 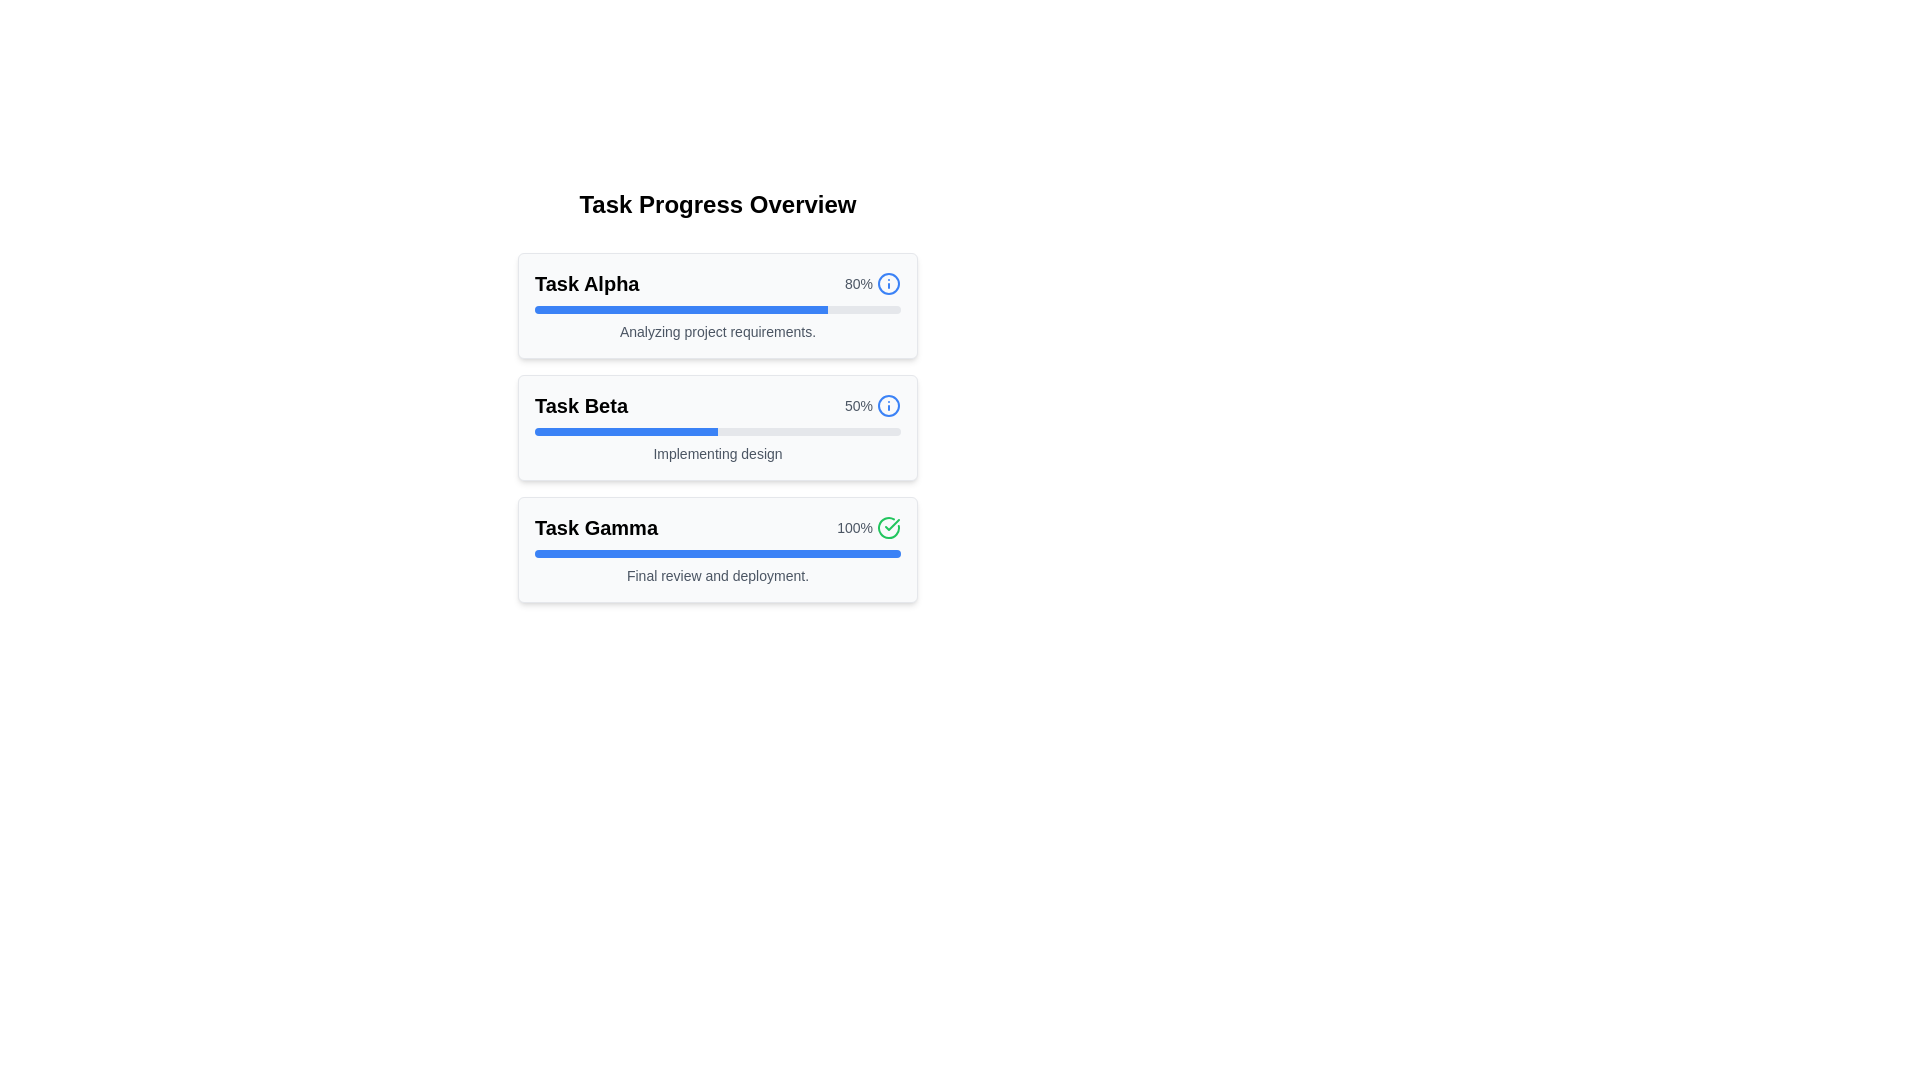 I want to click on the informational tooltip trigger icon located to the right of the '50%' text in the 'Task Beta' row, so click(x=887, y=405).